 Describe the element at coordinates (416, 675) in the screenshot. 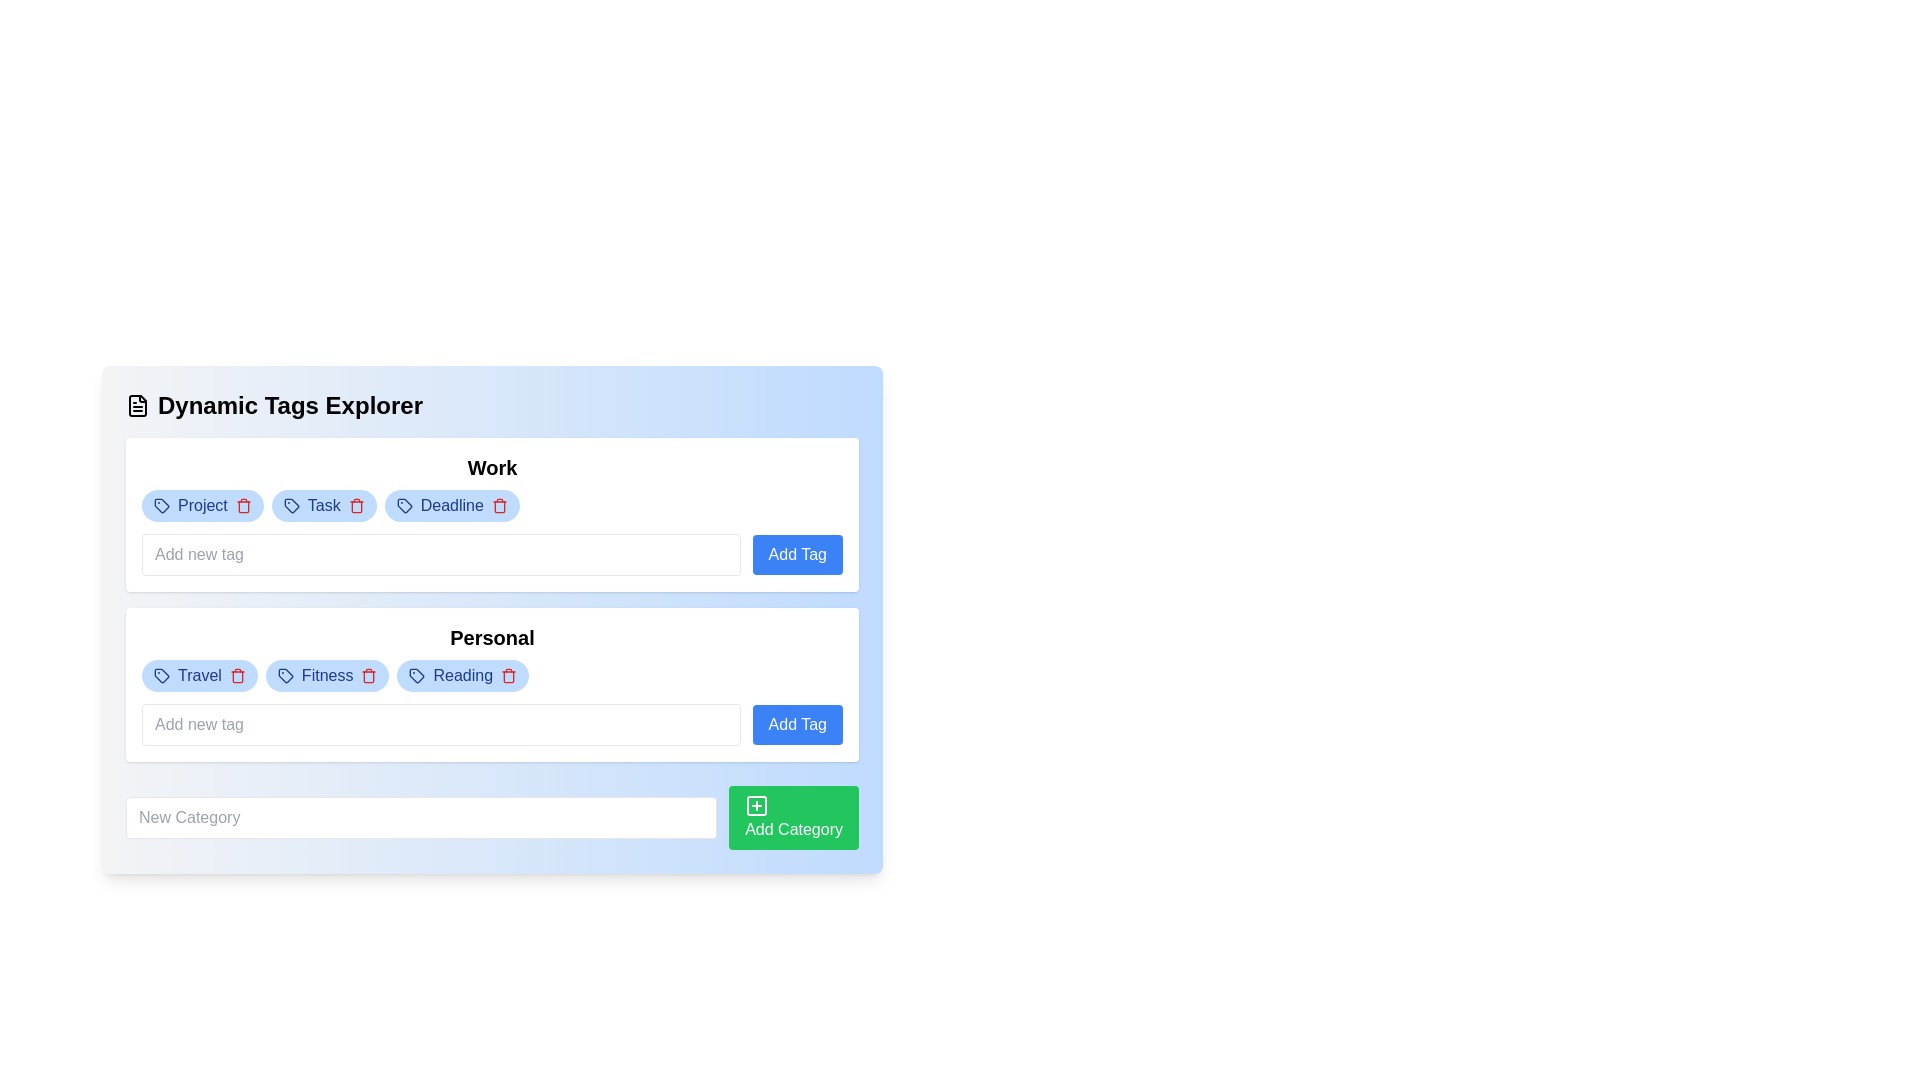

I see `the tag icon representing 'Reading' in the 'Personal' category, which is a small iconographic label typically used for tagging or categorization` at that location.